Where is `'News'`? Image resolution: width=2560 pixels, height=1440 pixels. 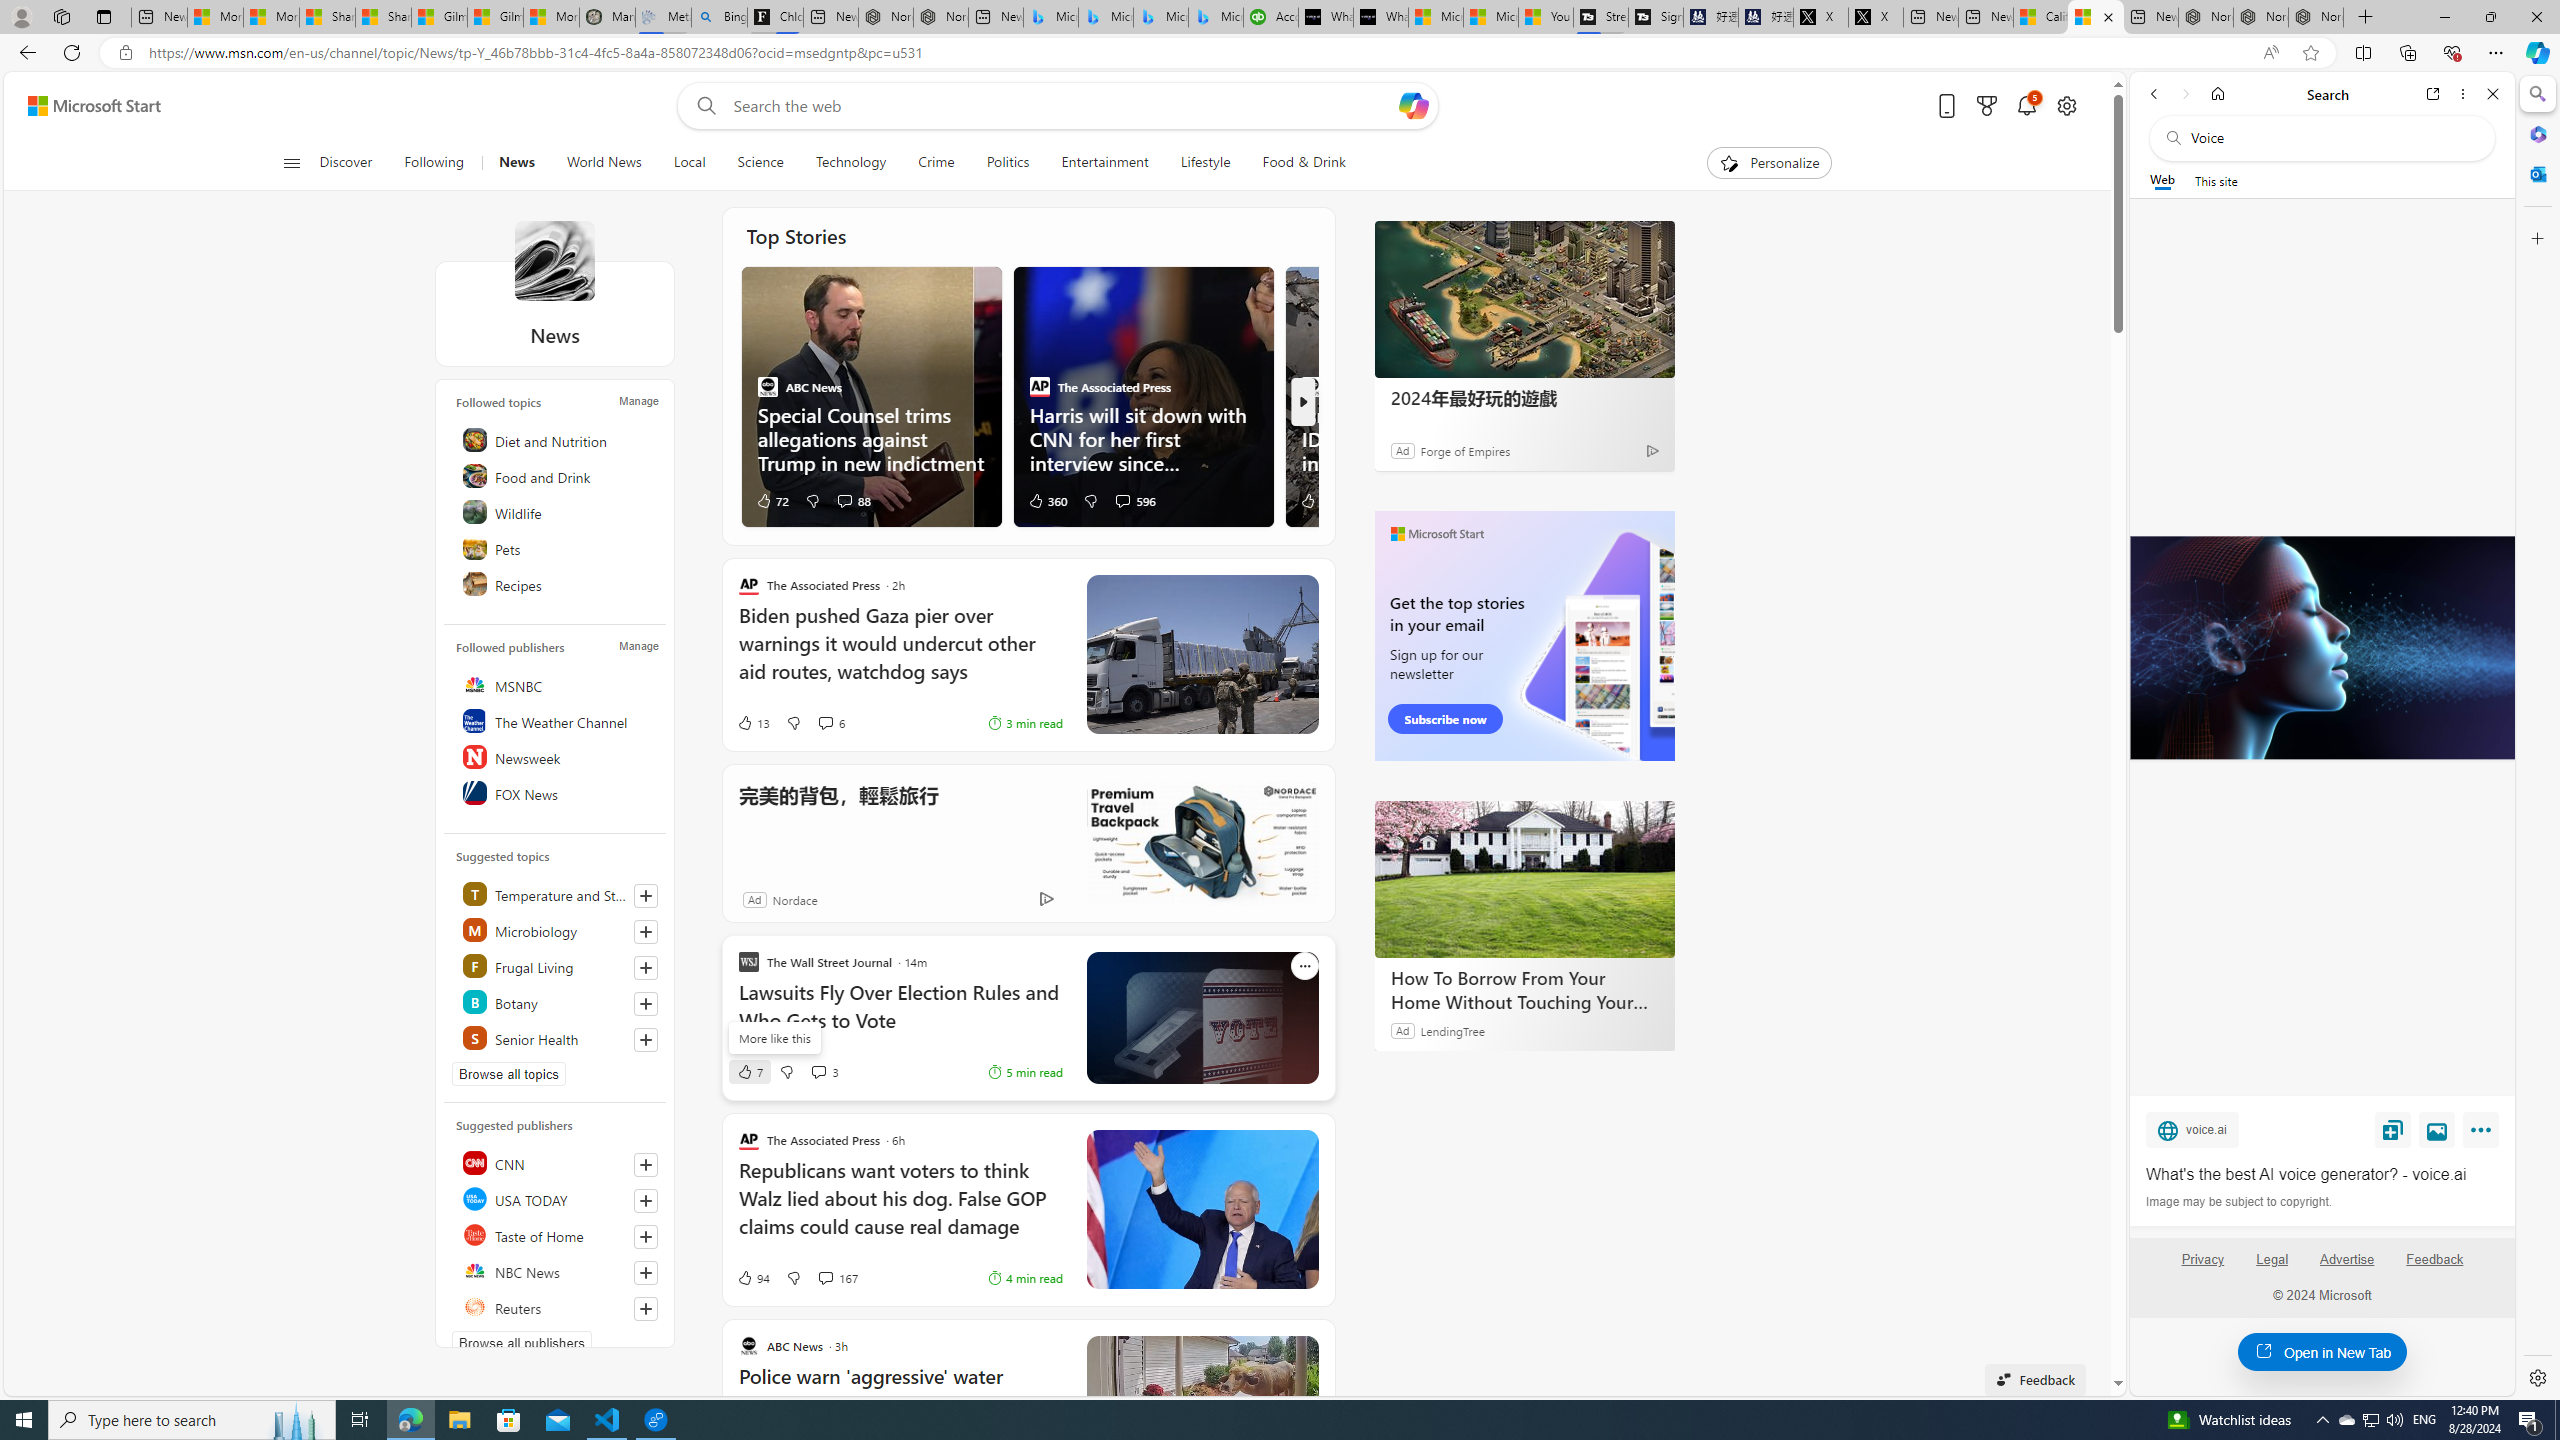 'News' is located at coordinates (554, 260).